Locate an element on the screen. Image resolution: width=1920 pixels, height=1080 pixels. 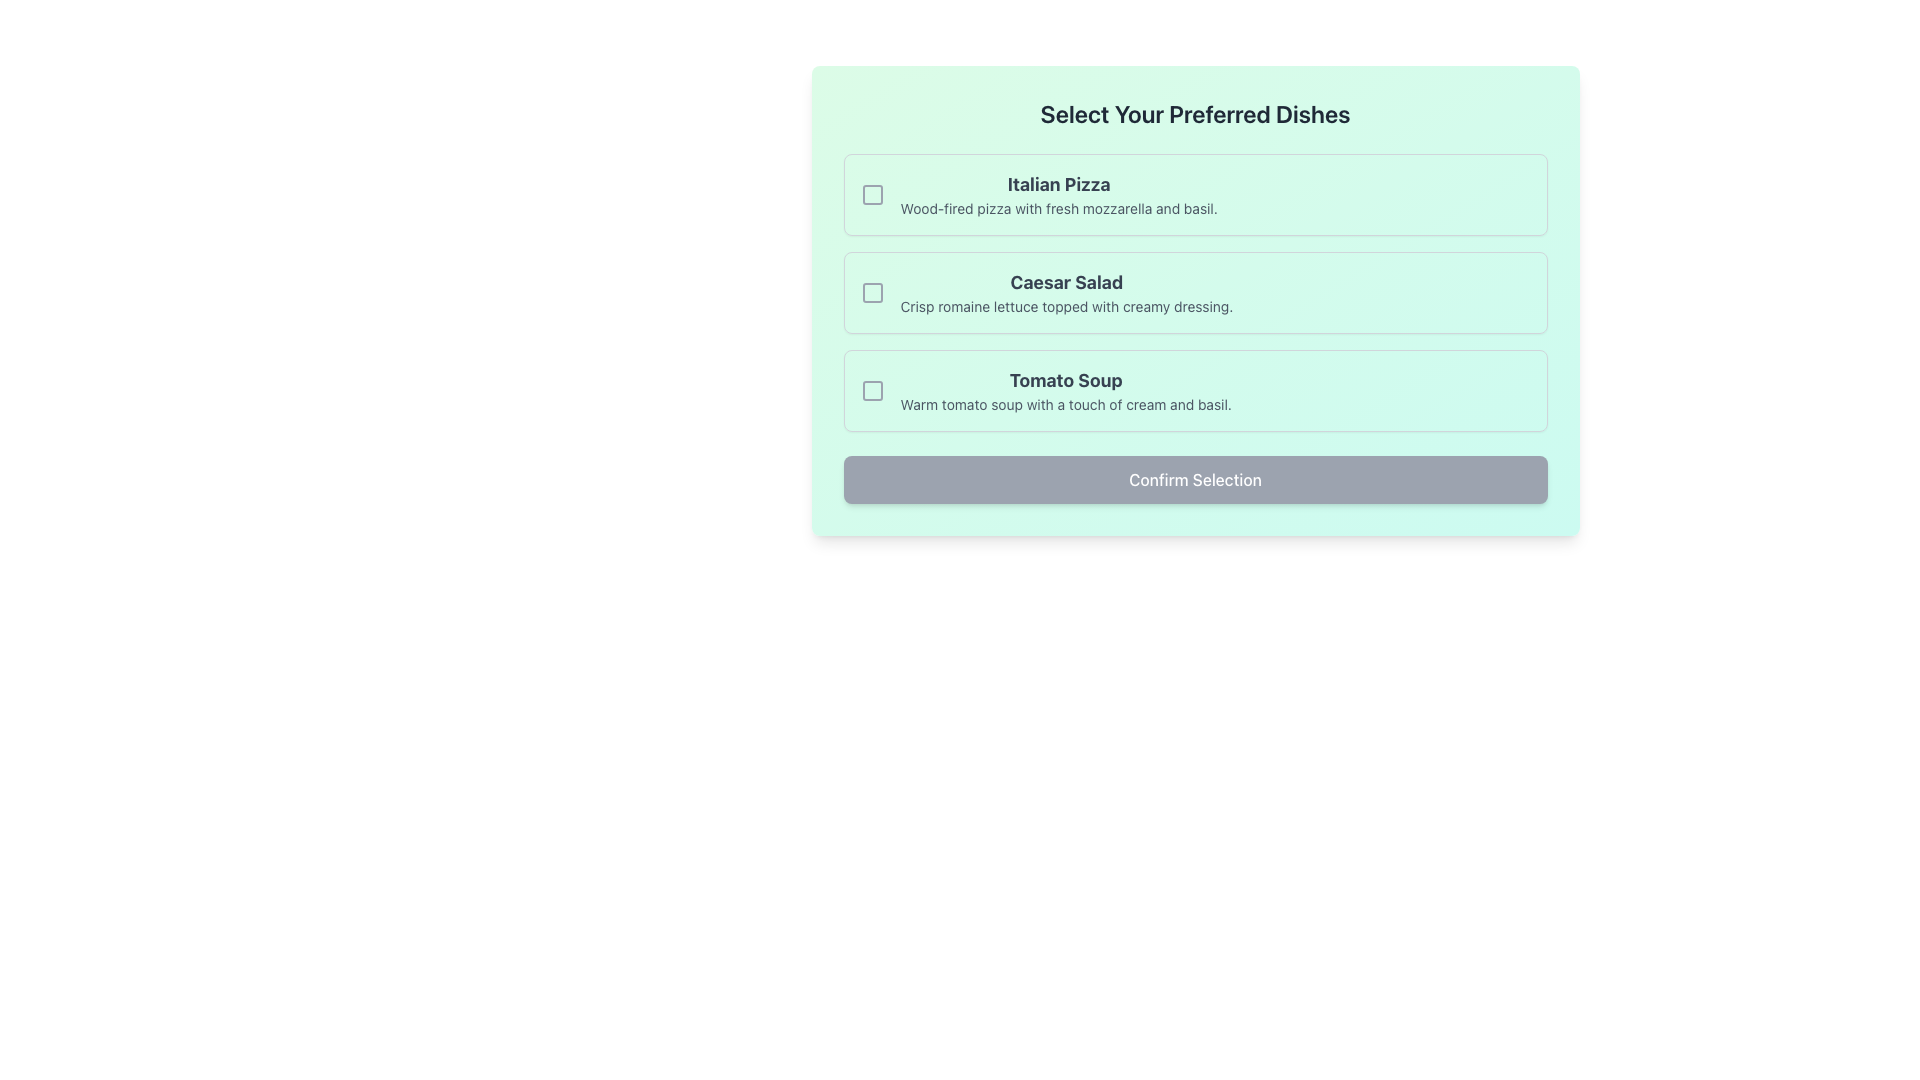
to select the 'Caesar Salad' option from the second item in a vertically stacked list of preferred dishes, which is centrally aligned with an icon on the left is located at coordinates (1065, 293).